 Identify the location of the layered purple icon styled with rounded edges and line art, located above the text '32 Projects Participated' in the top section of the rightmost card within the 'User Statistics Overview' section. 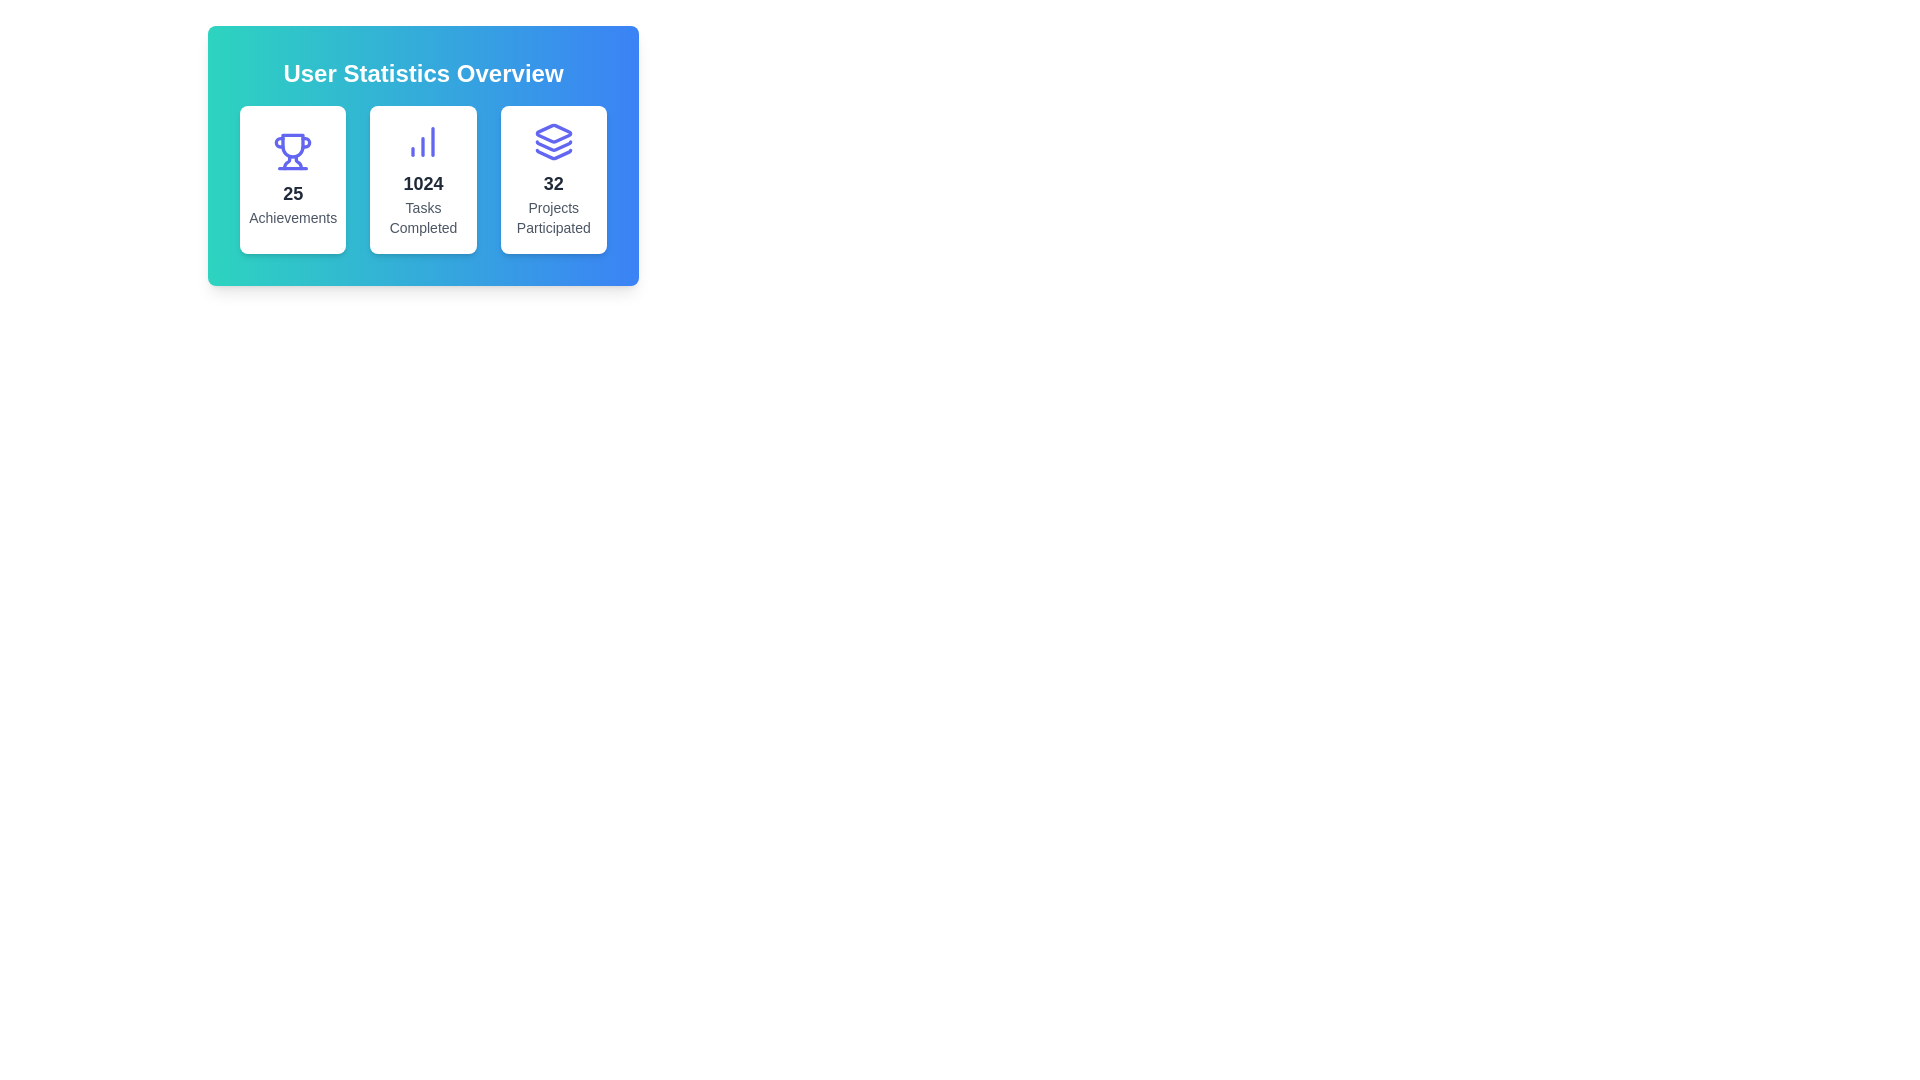
(553, 141).